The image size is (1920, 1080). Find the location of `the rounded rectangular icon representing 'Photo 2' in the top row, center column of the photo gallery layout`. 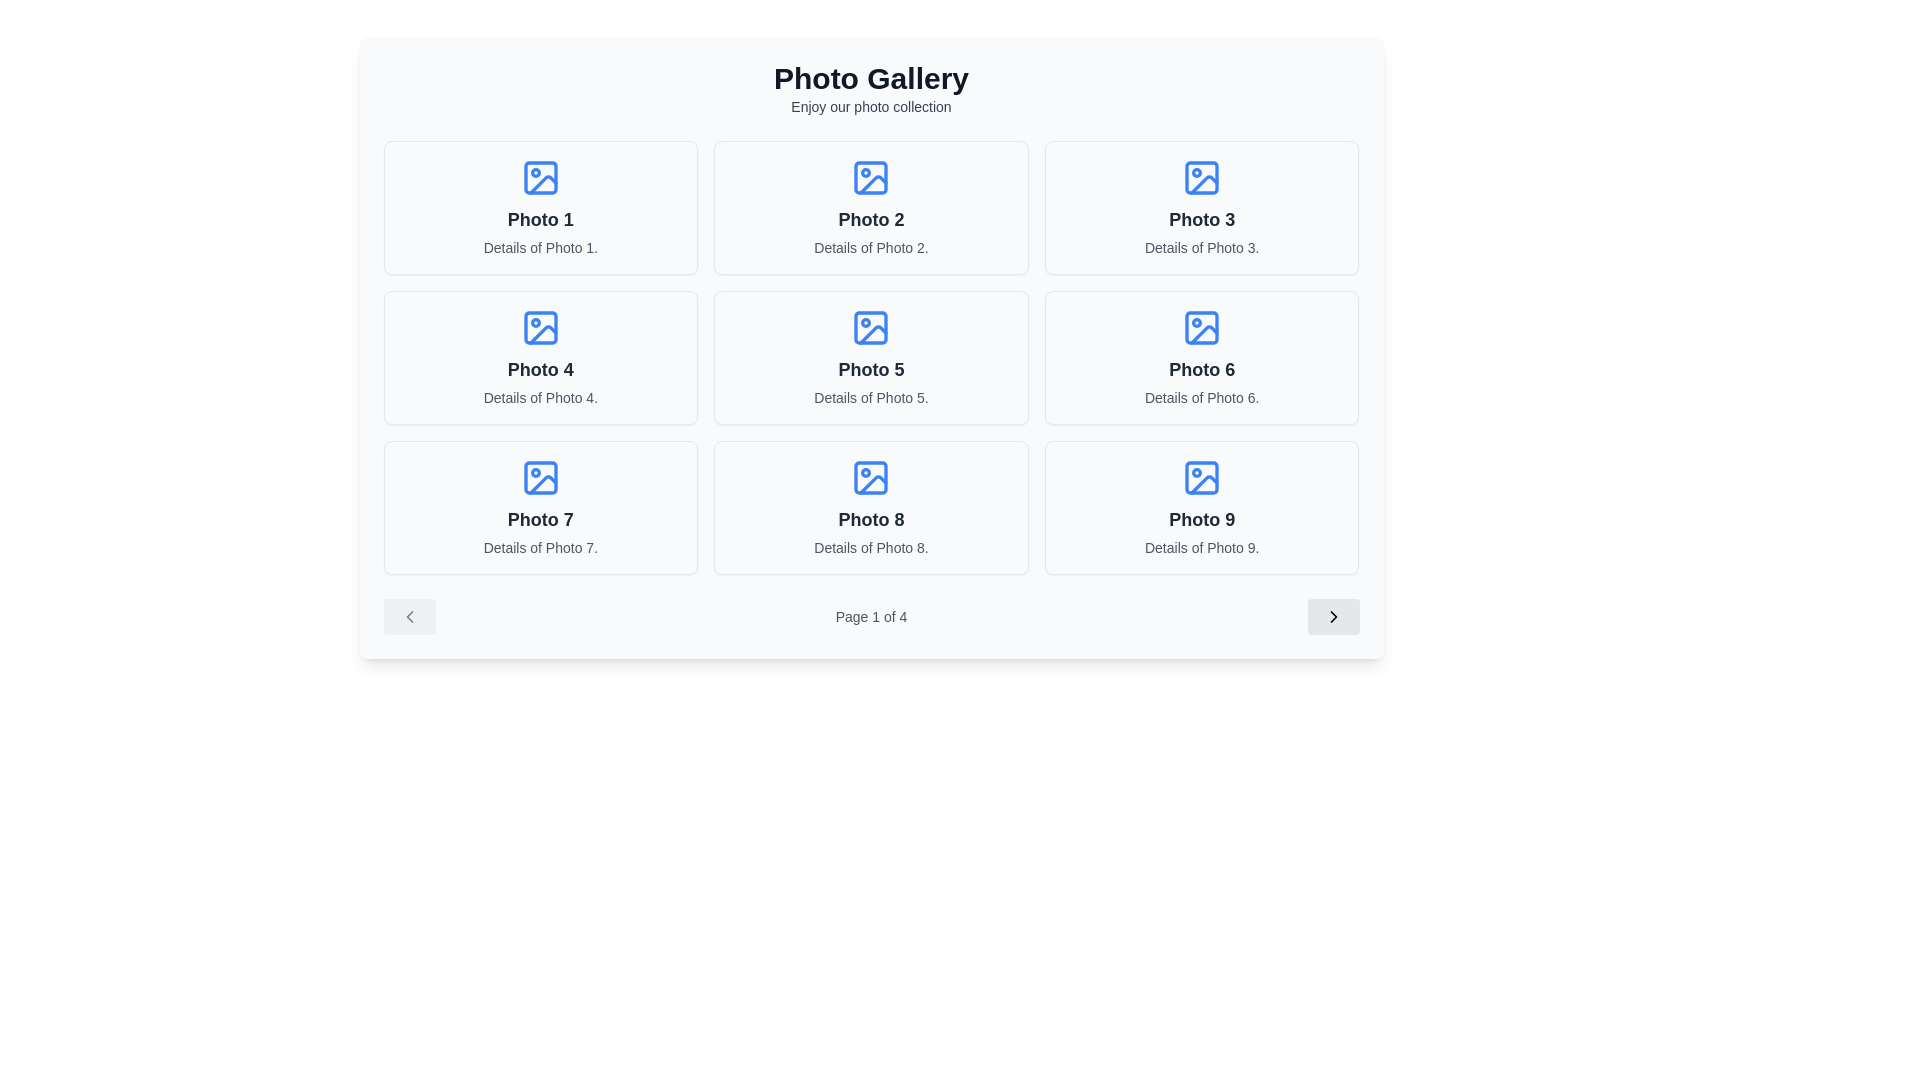

the rounded rectangular icon representing 'Photo 2' in the top row, center column of the photo gallery layout is located at coordinates (871, 176).